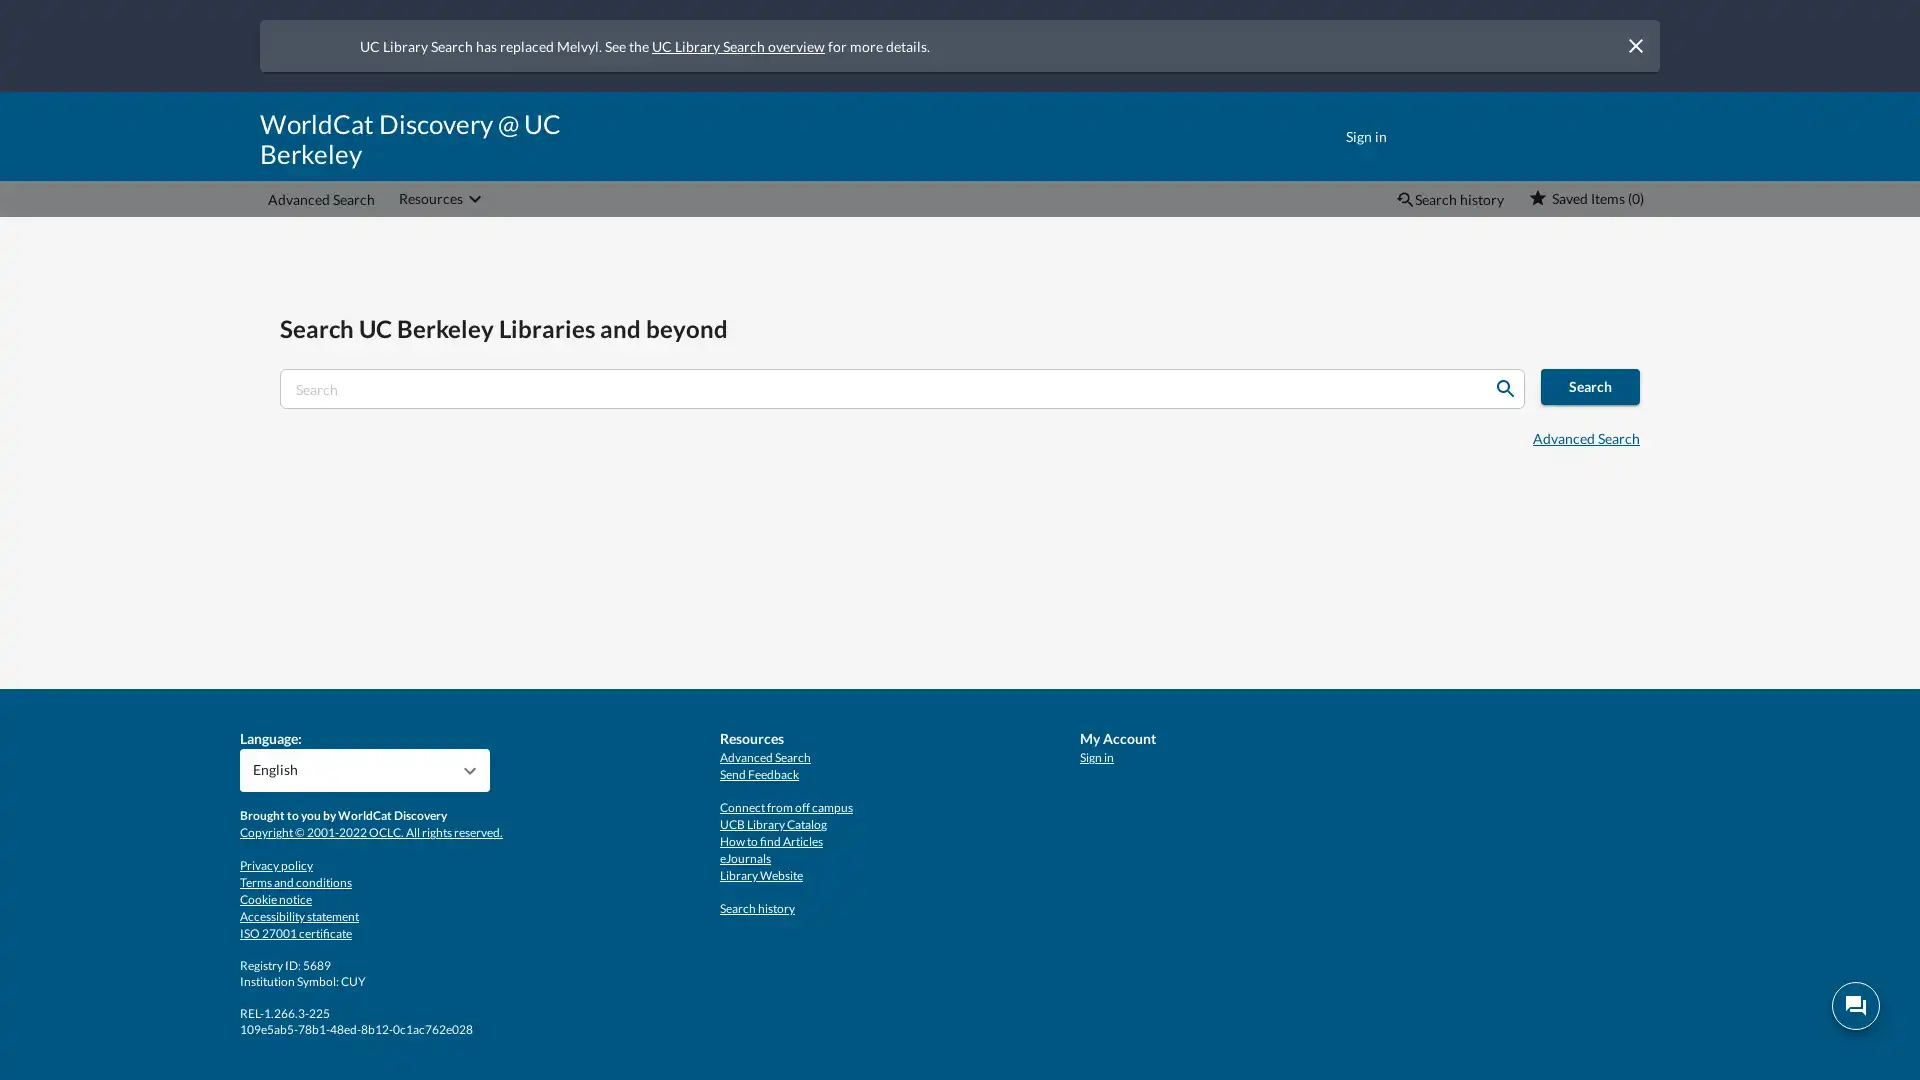  I want to click on Search, so click(1505, 389).